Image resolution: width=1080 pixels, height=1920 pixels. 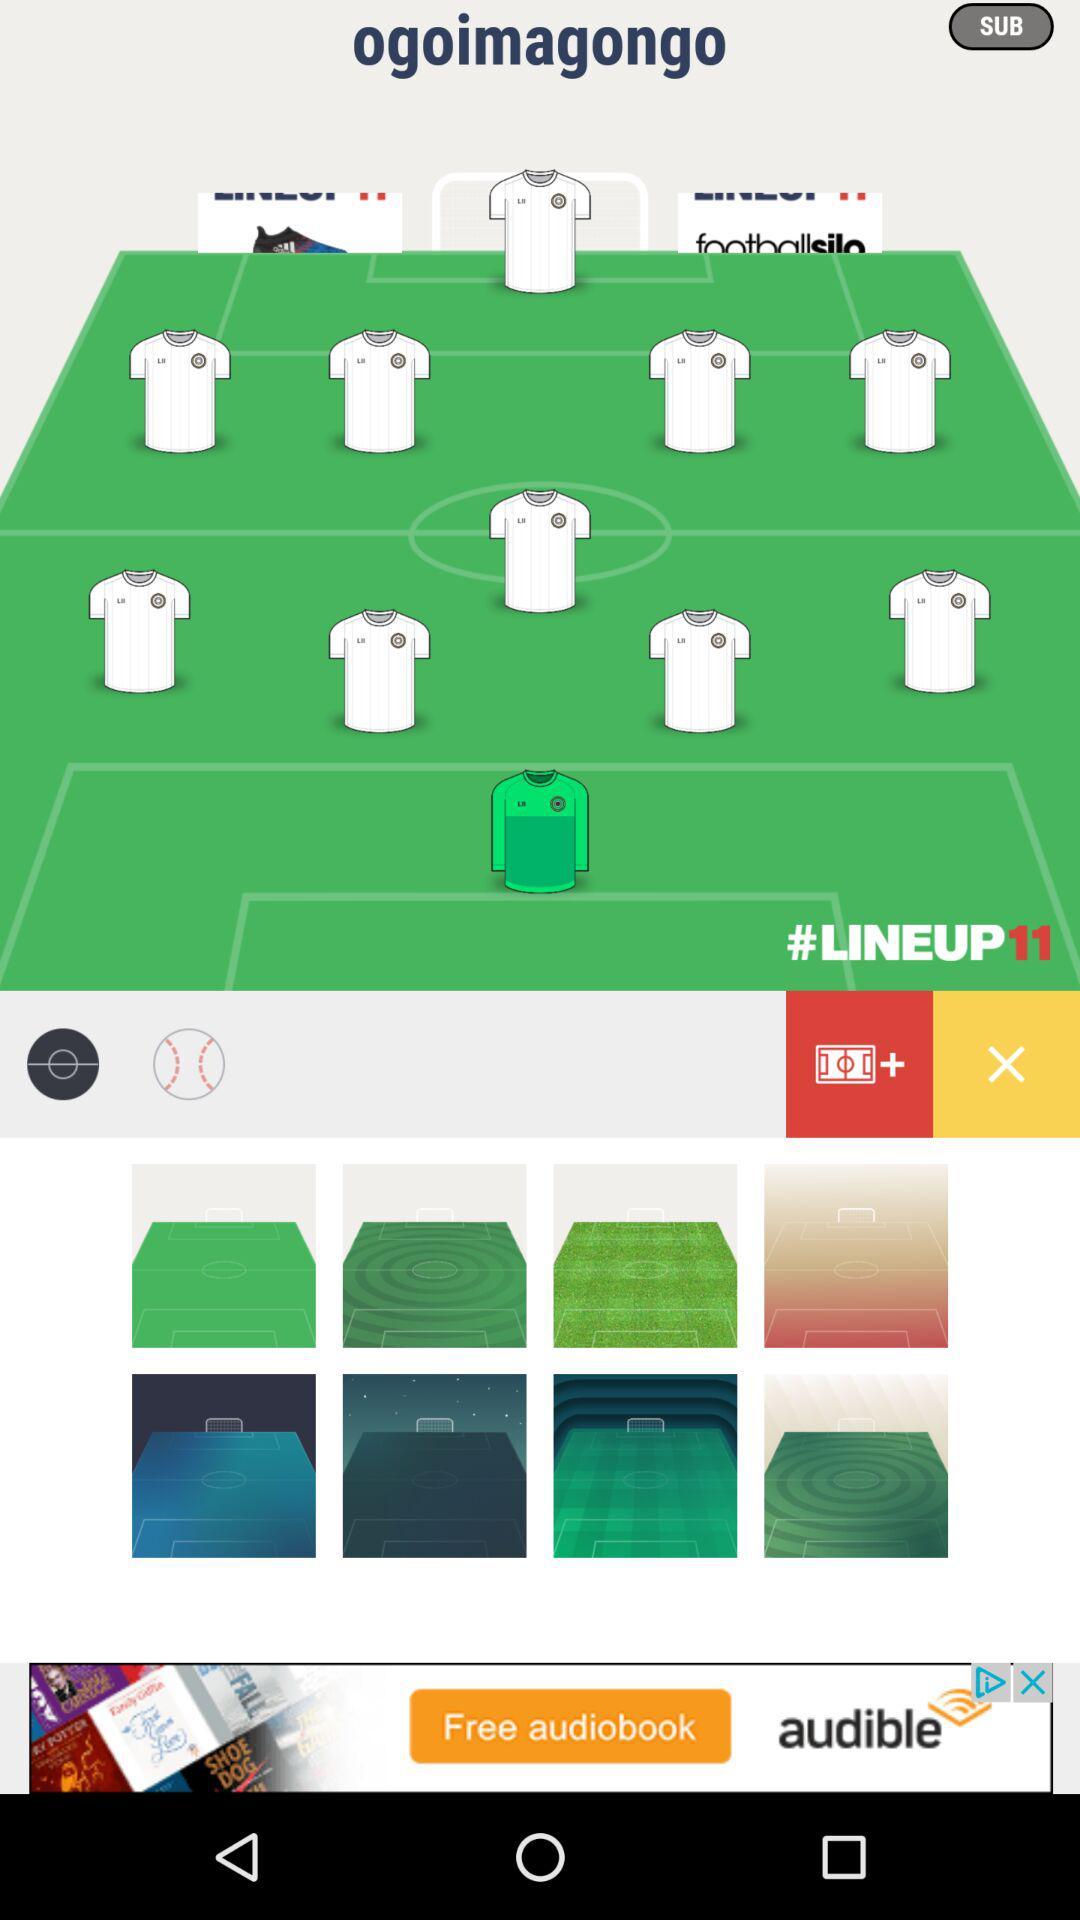 I want to click on the close icon, so click(x=1006, y=1063).